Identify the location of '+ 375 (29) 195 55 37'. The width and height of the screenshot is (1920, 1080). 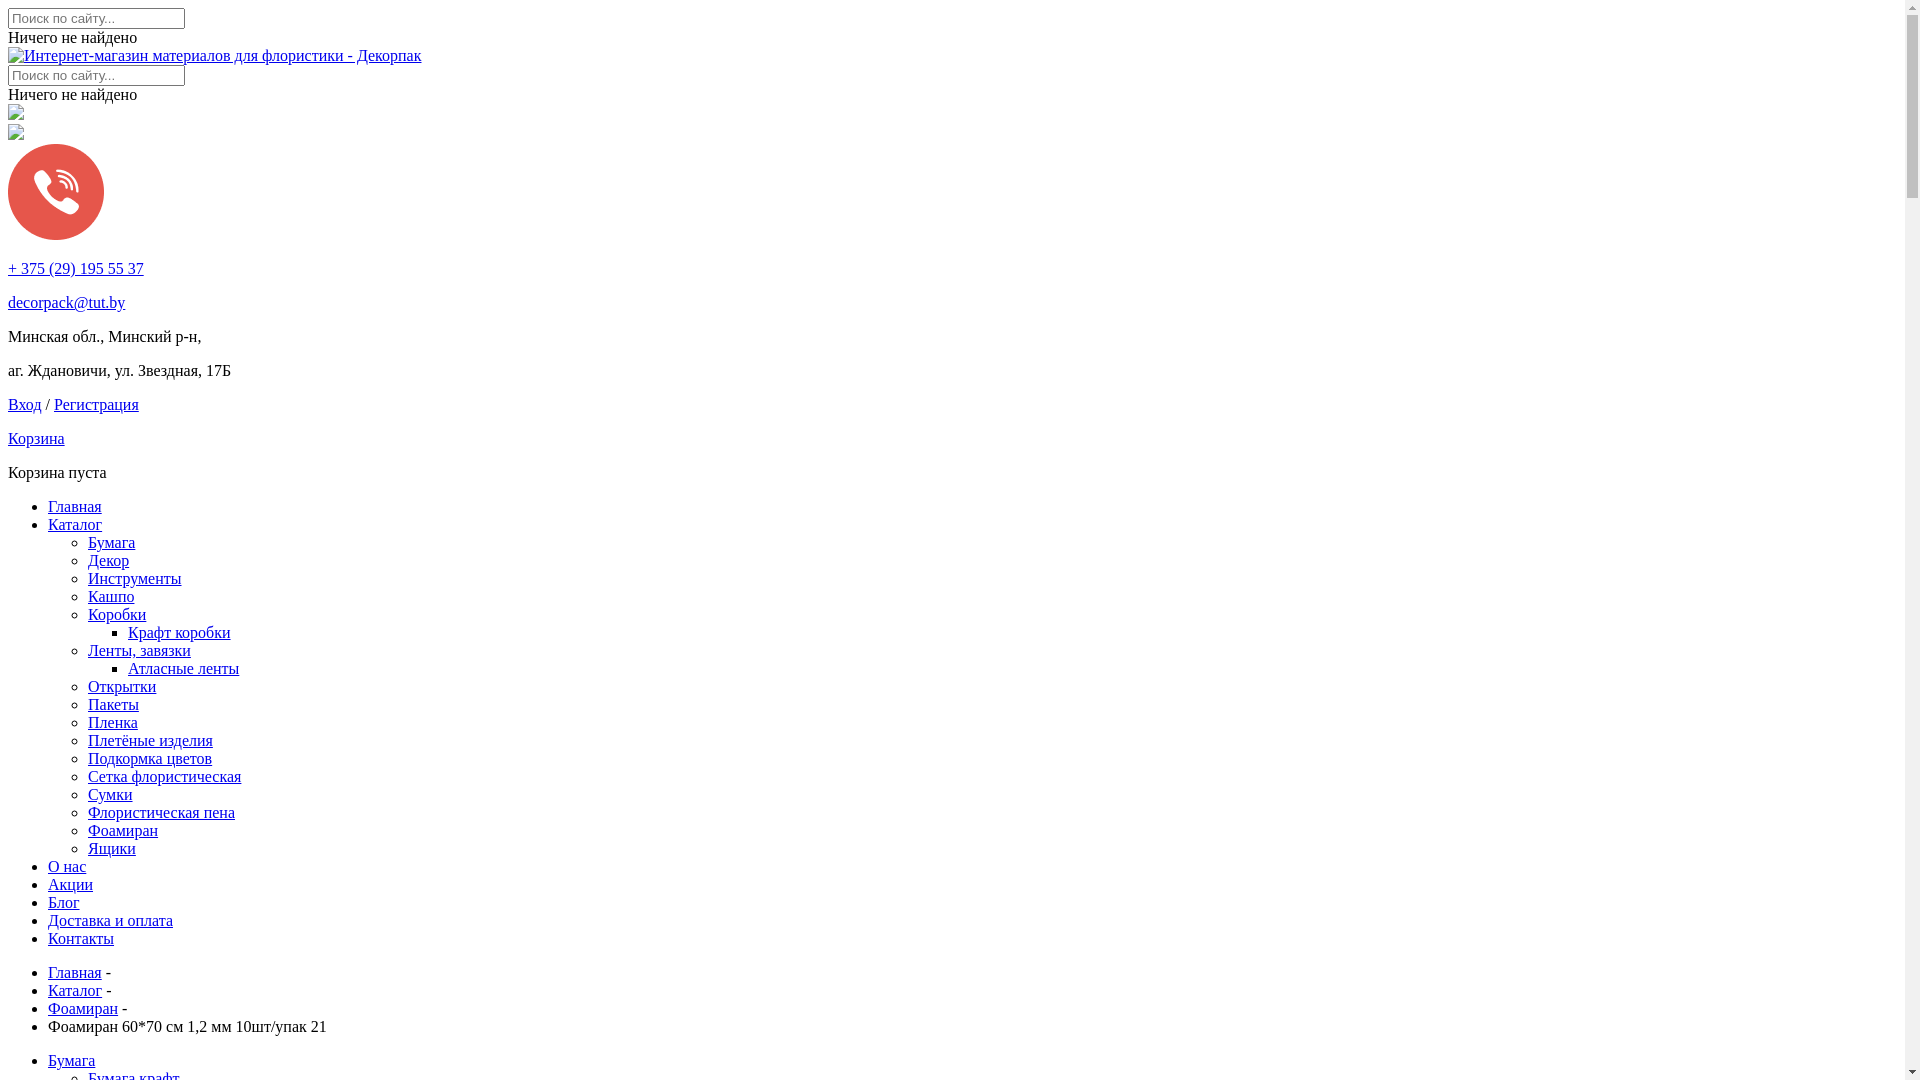
(76, 267).